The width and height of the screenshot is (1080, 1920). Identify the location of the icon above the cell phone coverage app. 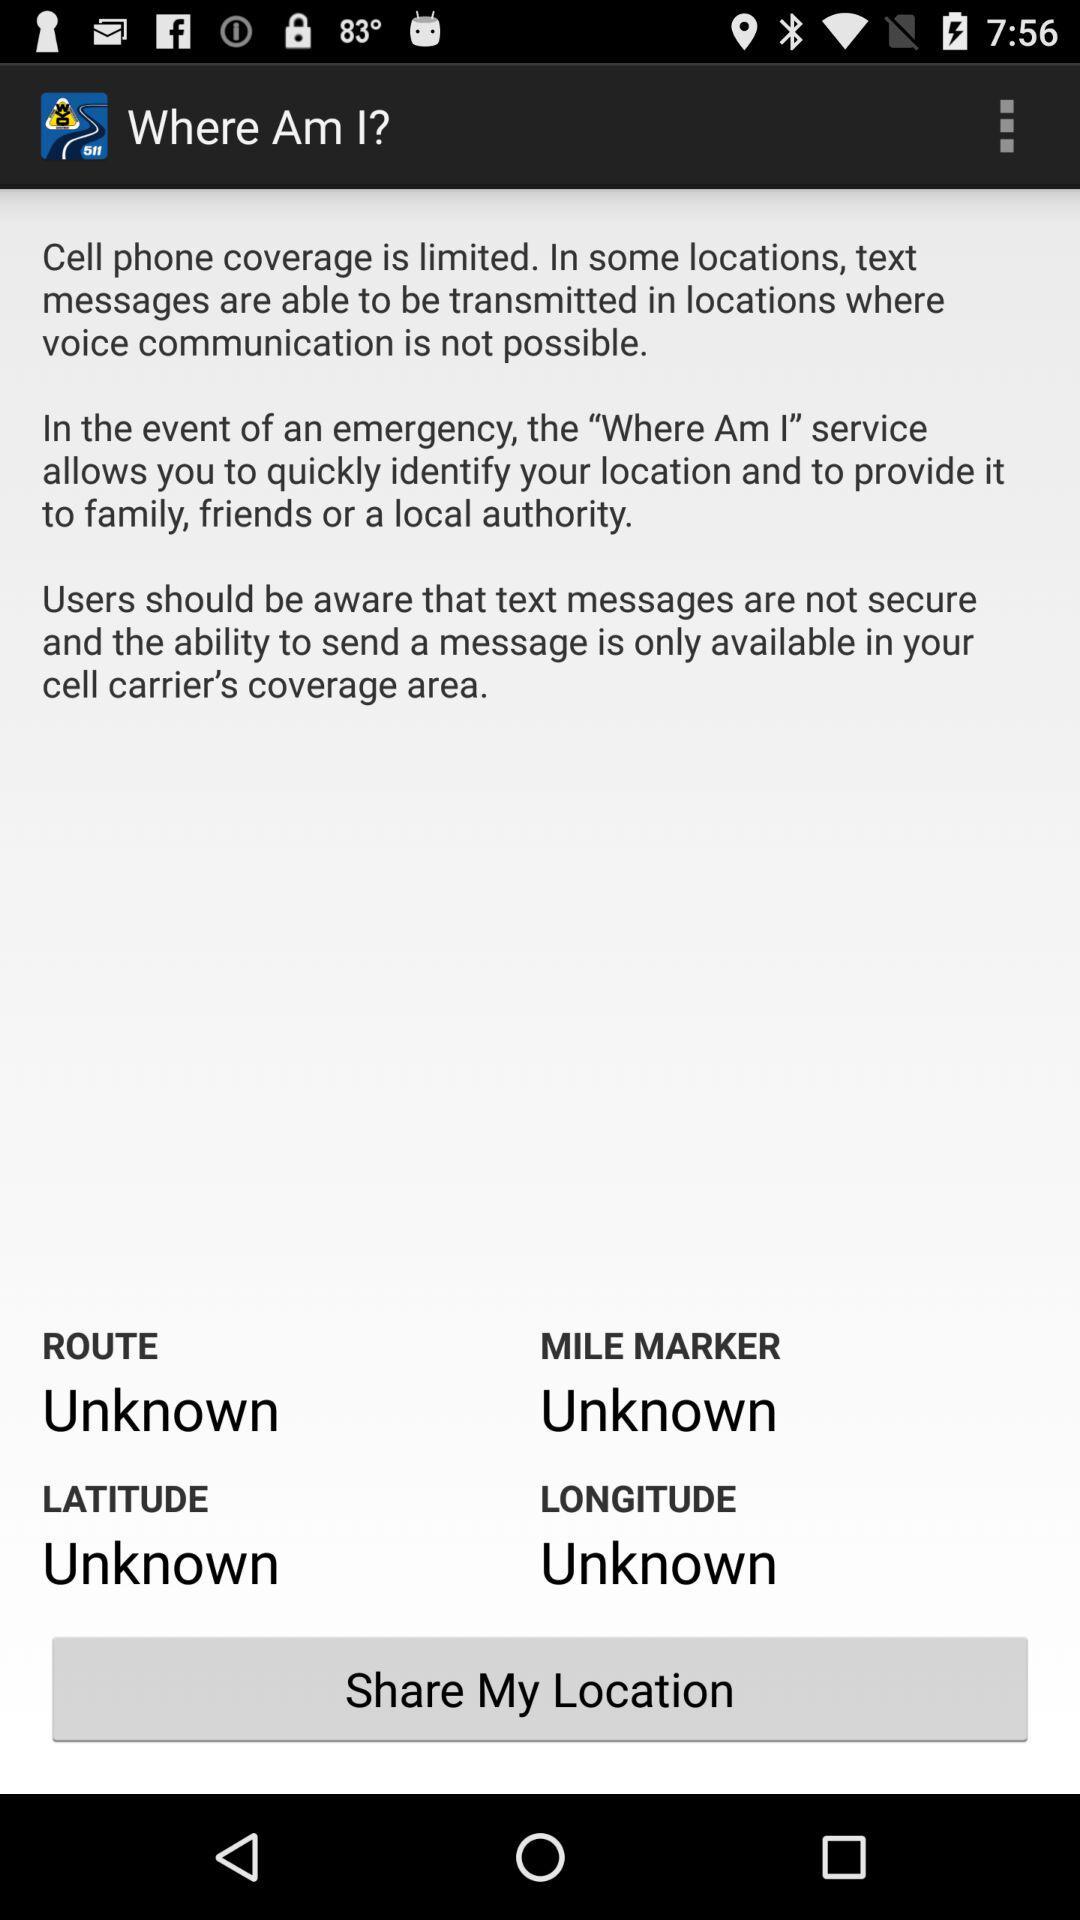
(1006, 124).